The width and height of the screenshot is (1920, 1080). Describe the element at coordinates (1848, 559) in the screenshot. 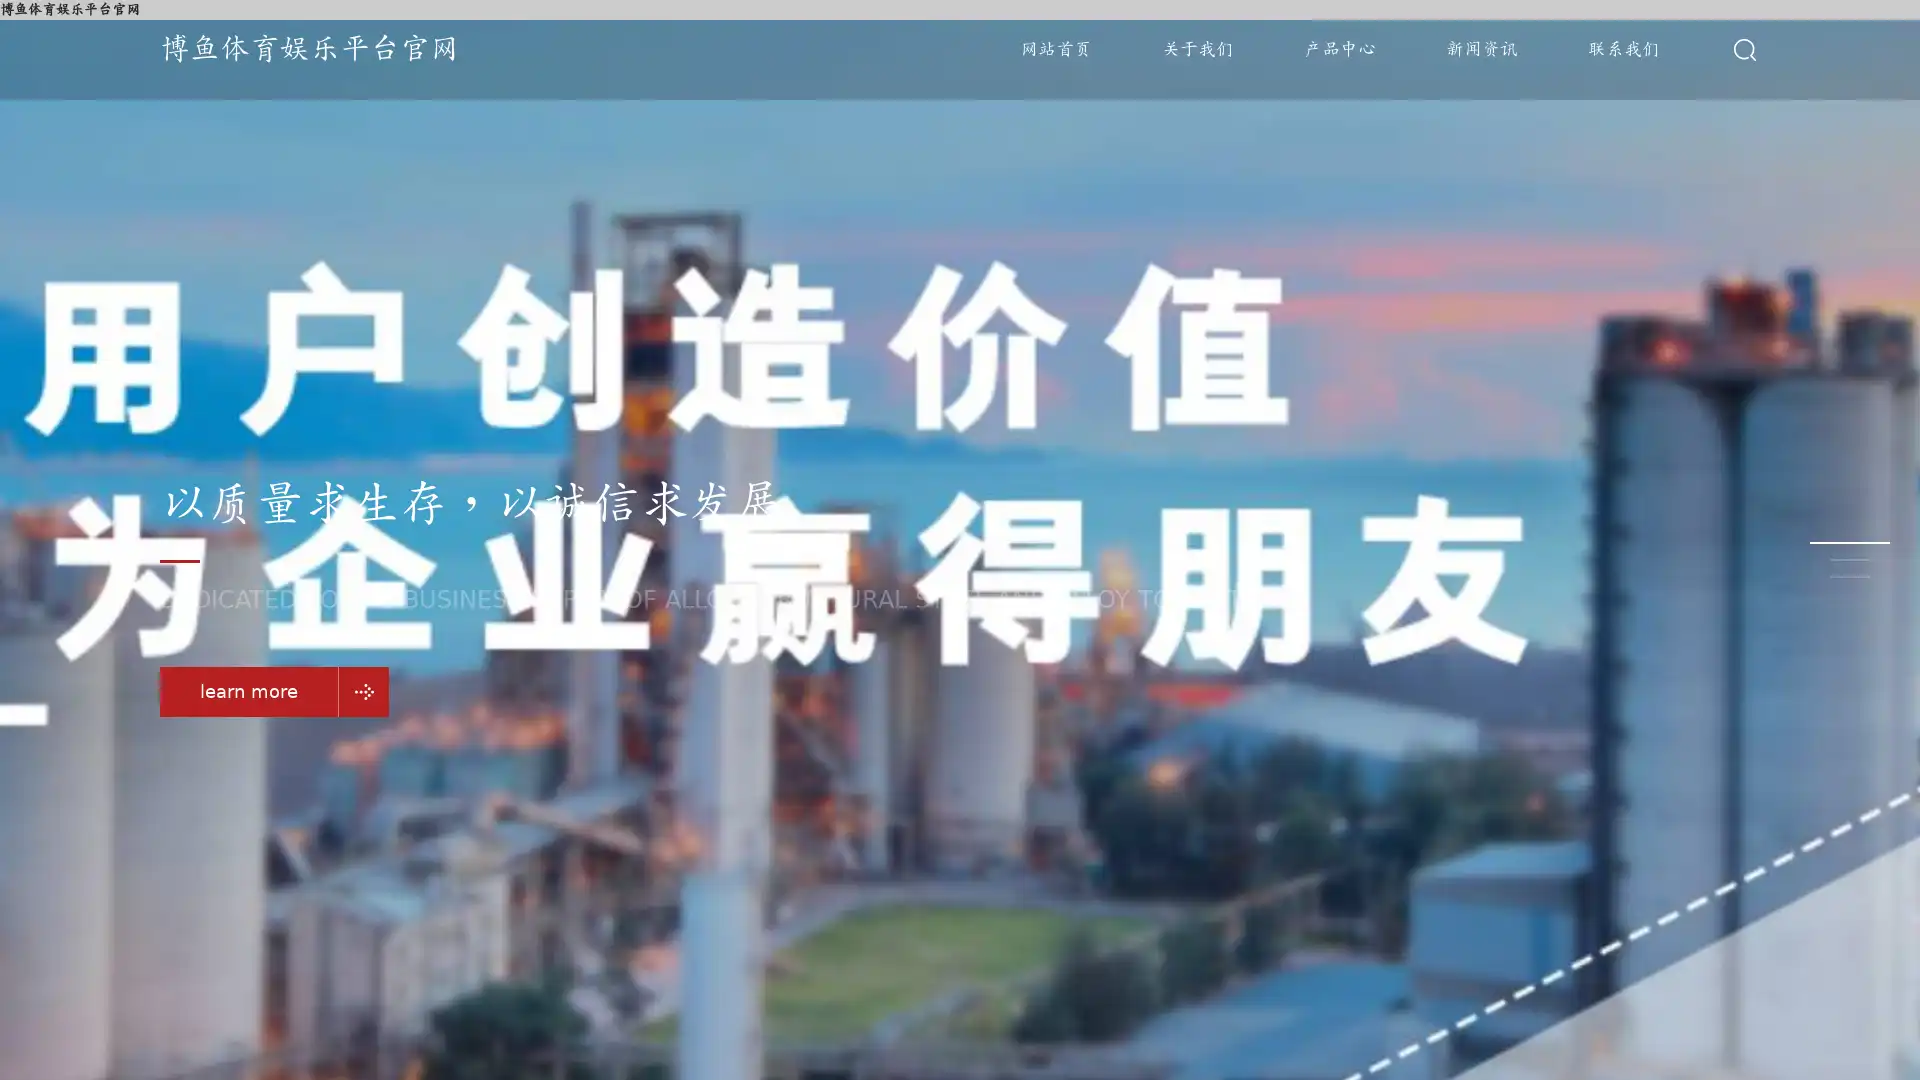

I see `Go to slide 2` at that location.